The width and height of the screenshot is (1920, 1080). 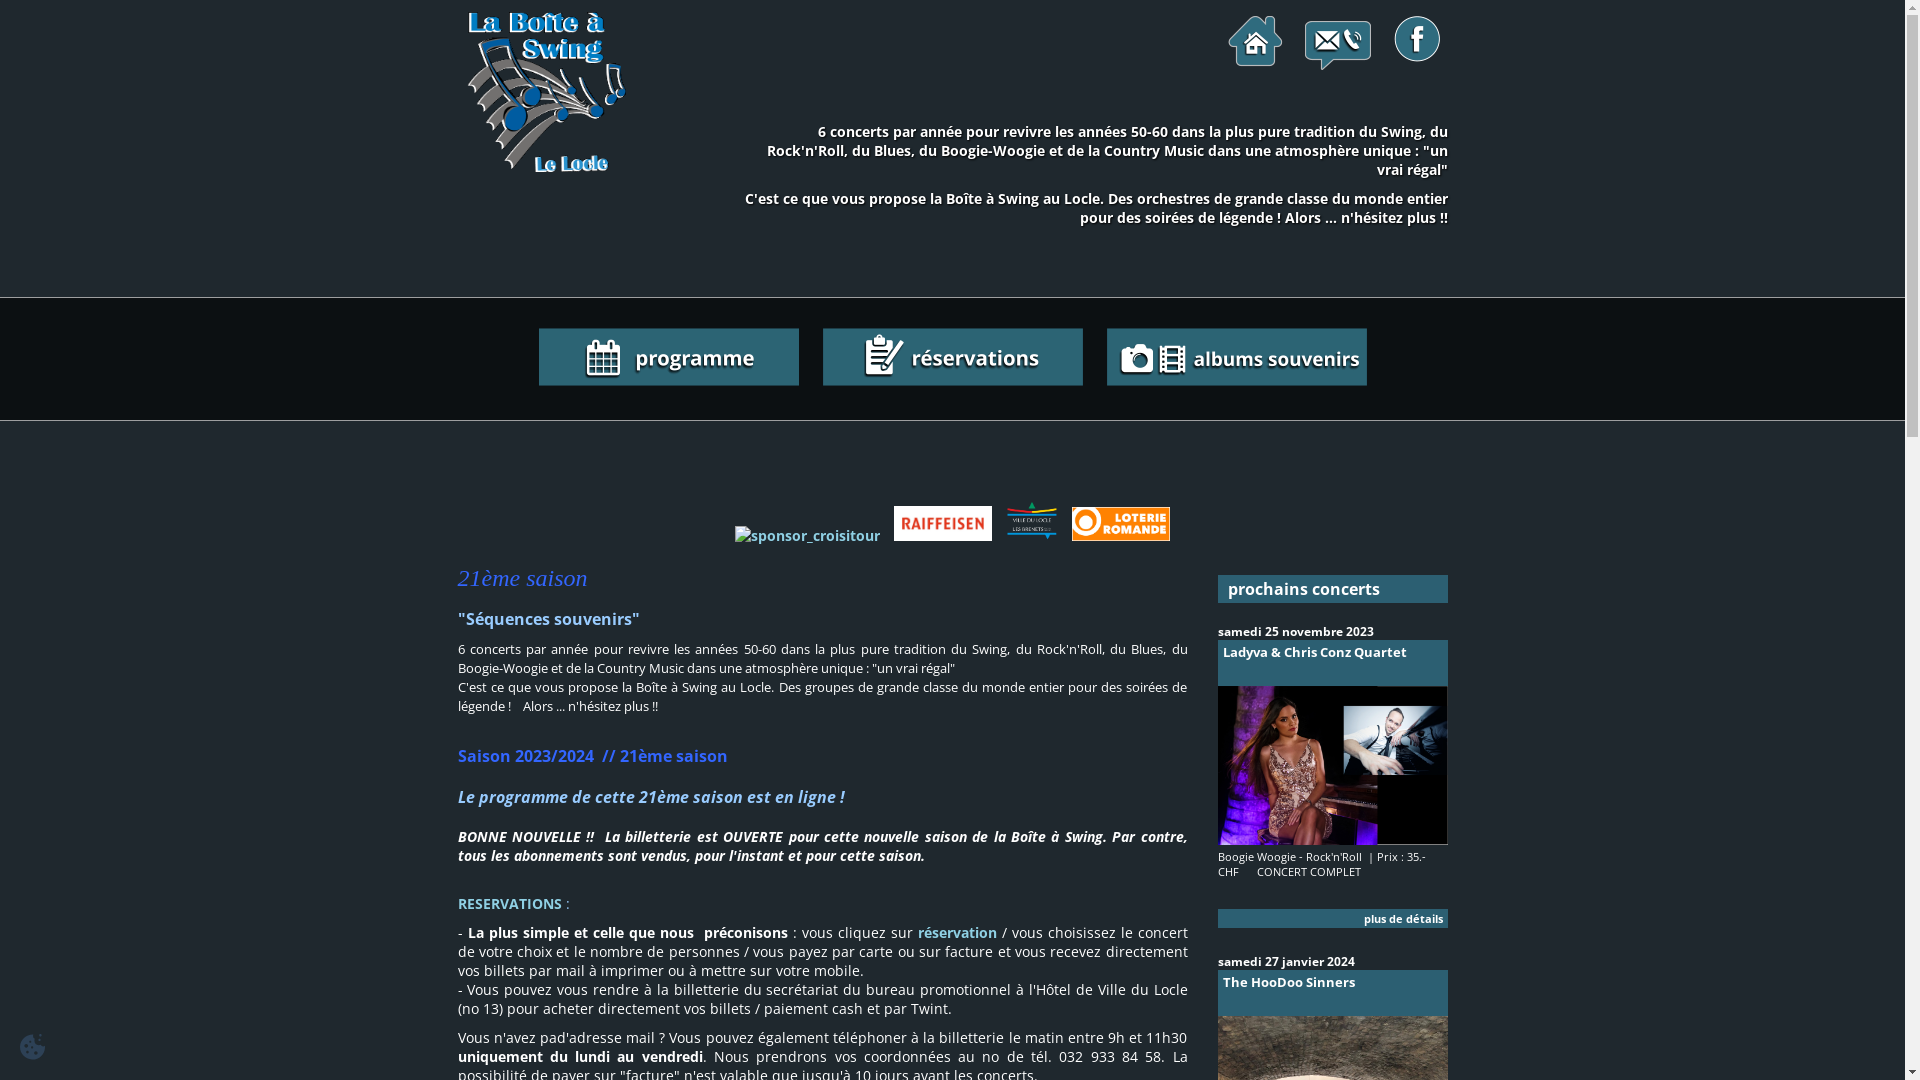 What do you see at coordinates (1333, 992) in the screenshot?
I see `'The HooDoo Sinners'` at bounding box center [1333, 992].